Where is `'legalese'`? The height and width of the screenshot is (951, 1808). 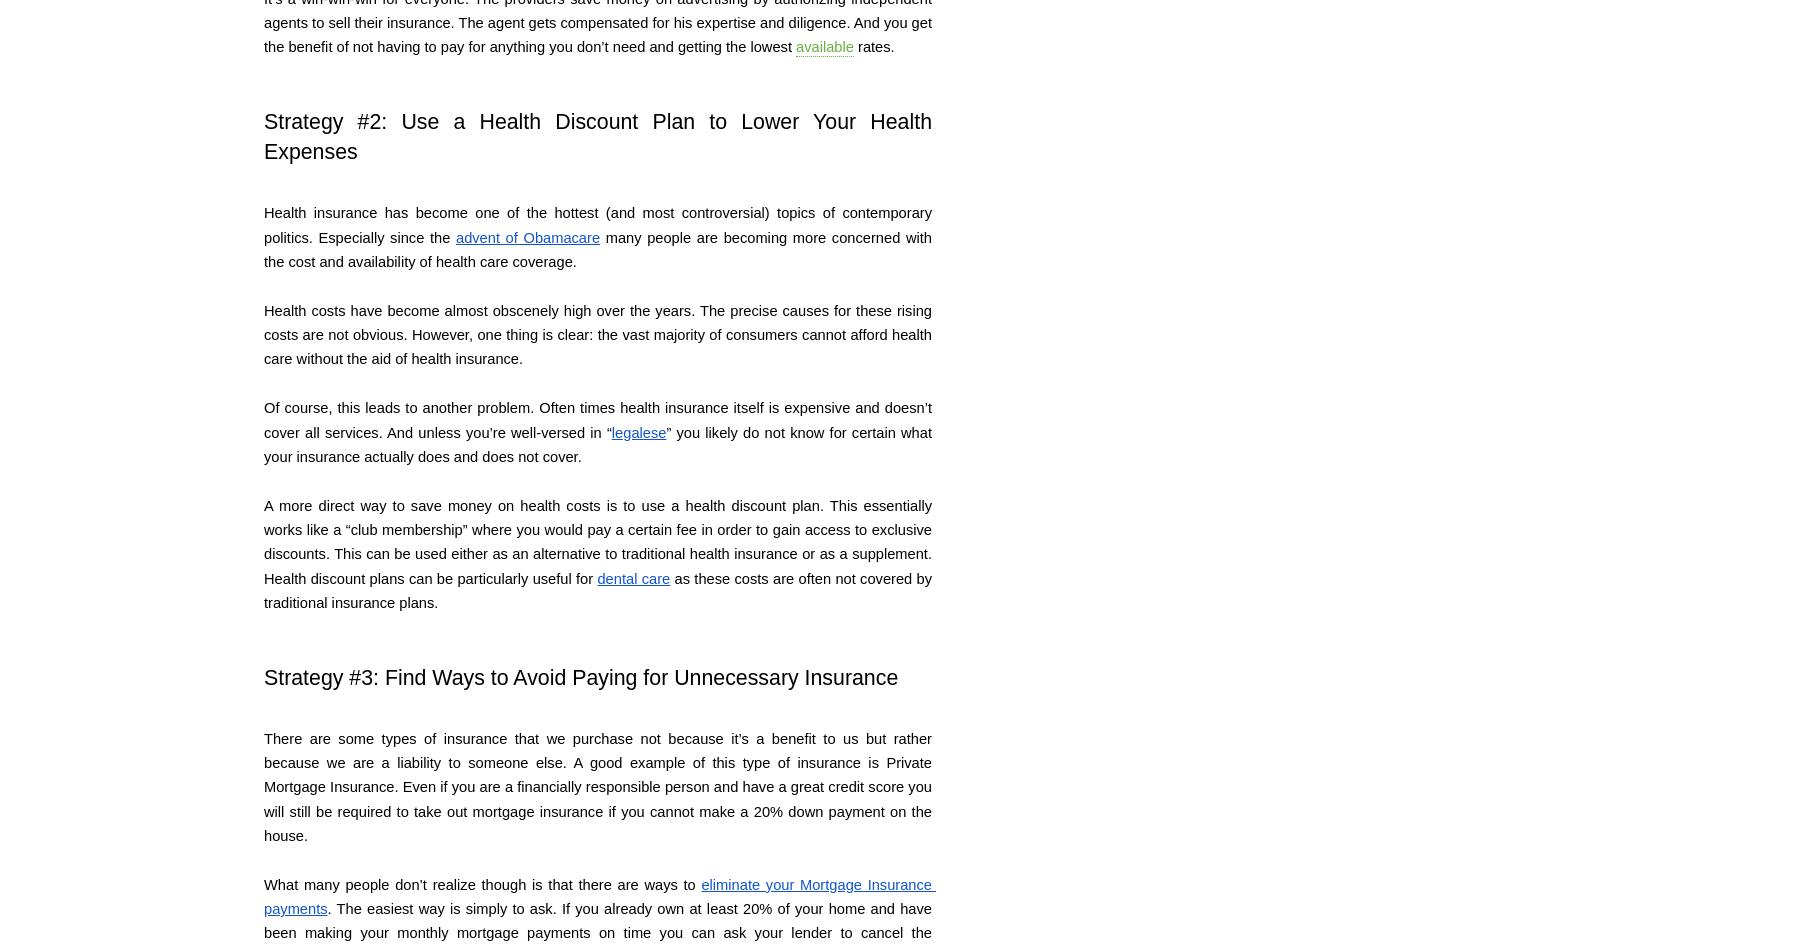 'legalese' is located at coordinates (638, 432).